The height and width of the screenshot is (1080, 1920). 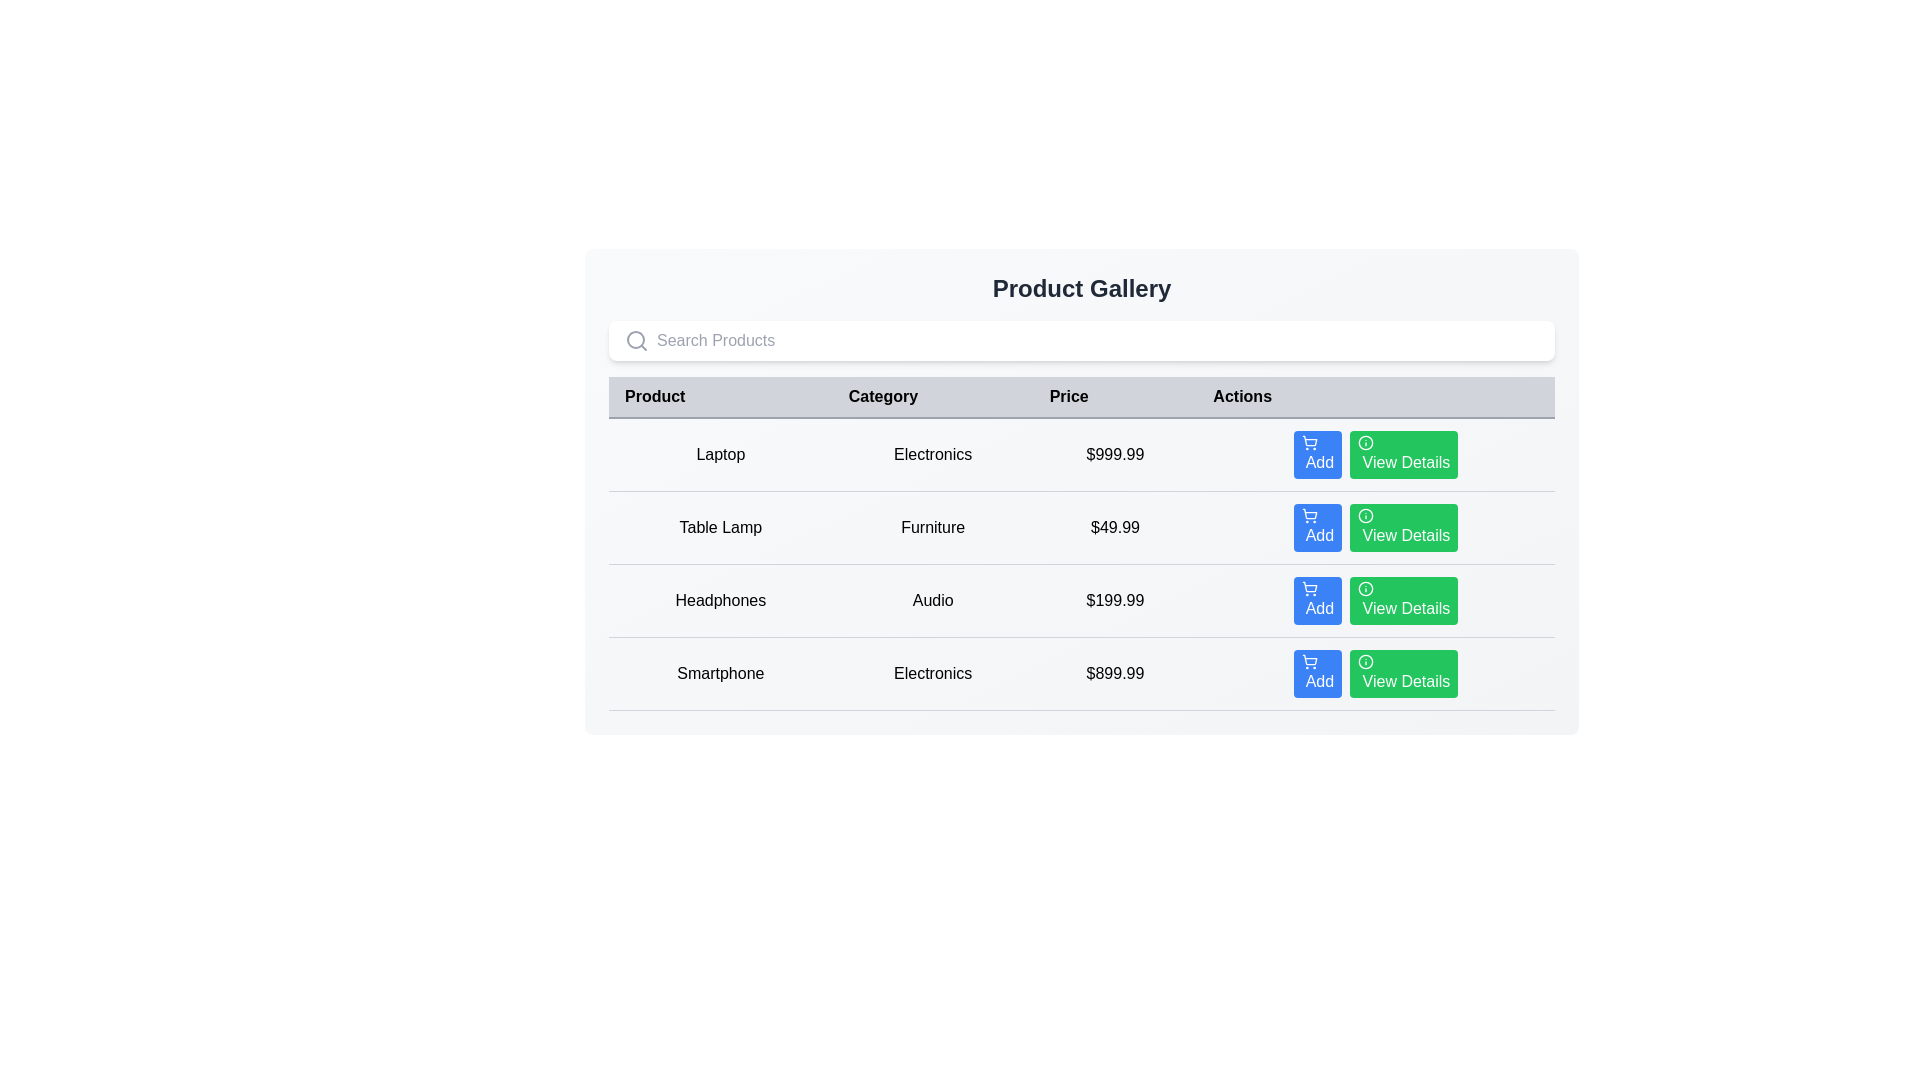 I want to click on the green rectangular button labeled 'View Details' with an 'i' info icon, located in the first row of the 'Actions' column, immediately to the right of the 'Add' button, so click(x=1403, y=455).